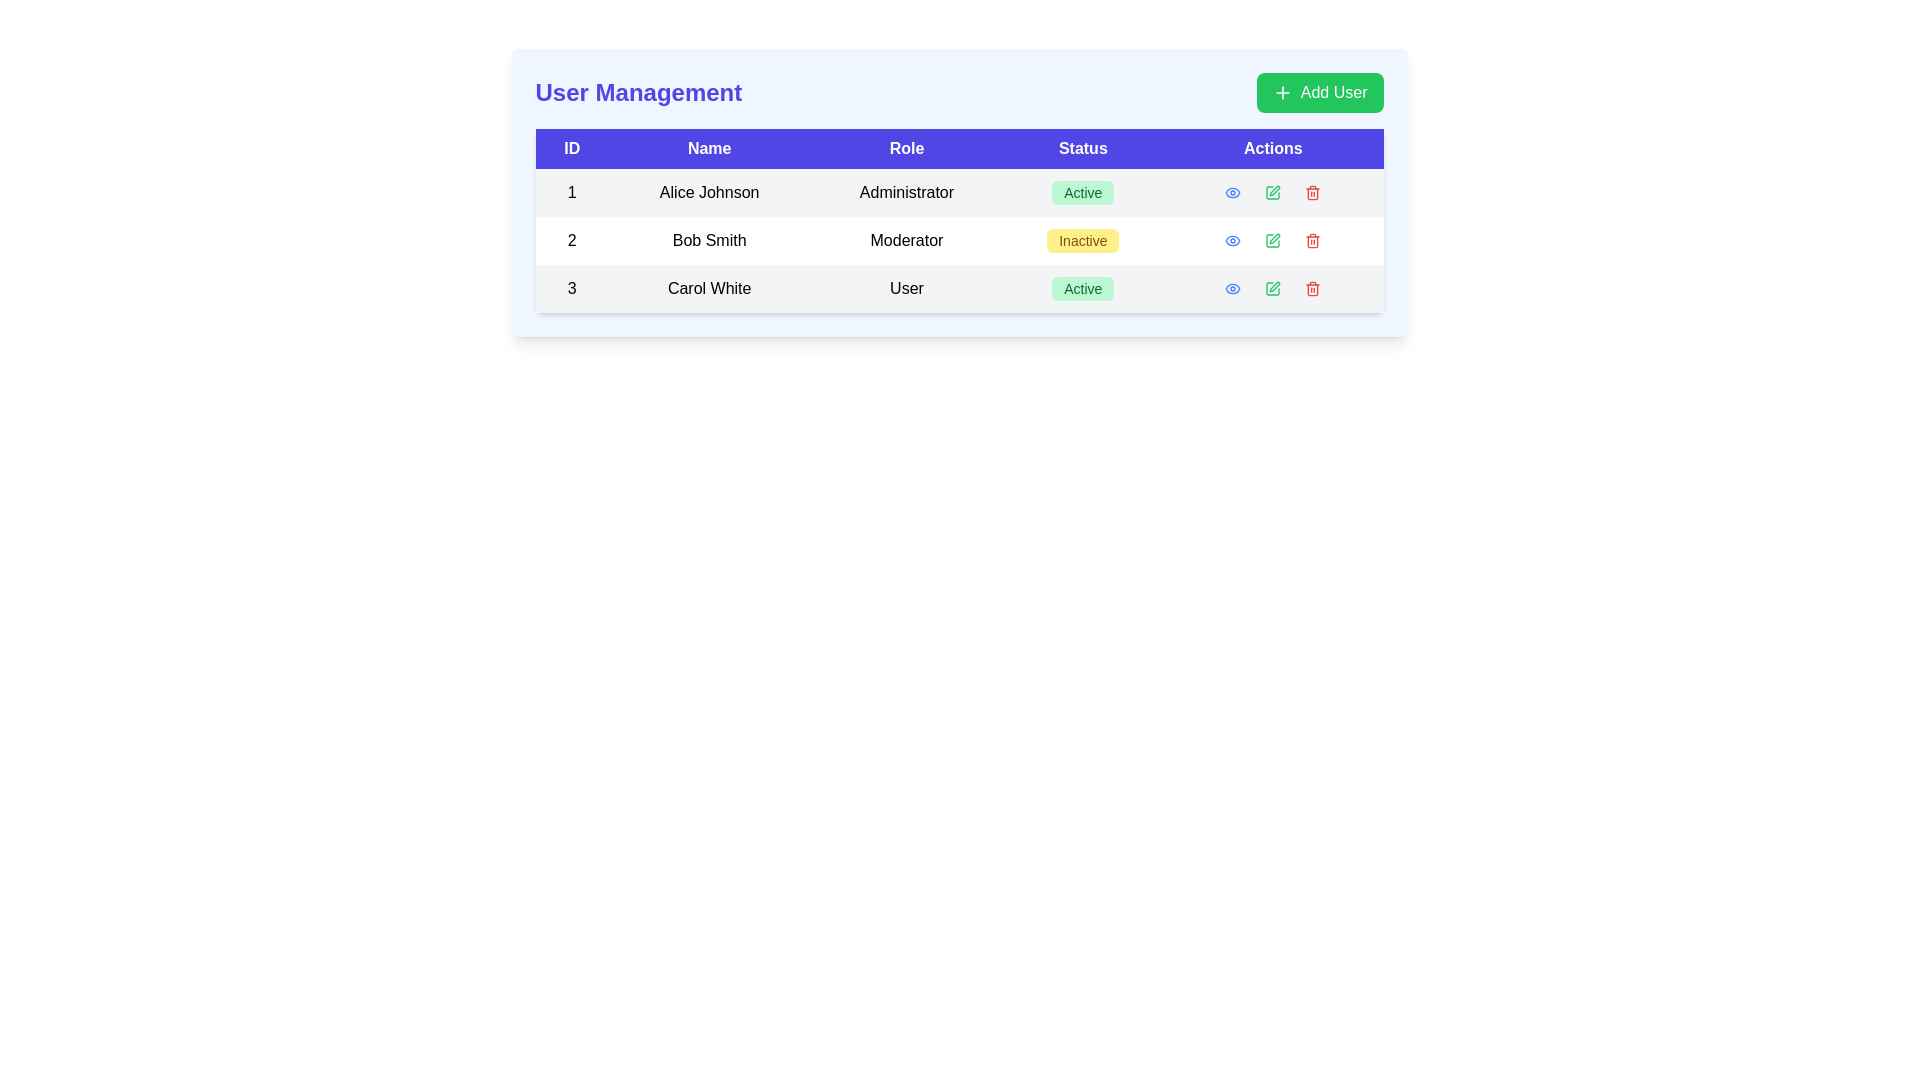 This screenshot has height=1080, width=1920. I want to click on the text label displaying the name 'Carol White' in the third row of the table under the 'Name' column, so click(709, 289).